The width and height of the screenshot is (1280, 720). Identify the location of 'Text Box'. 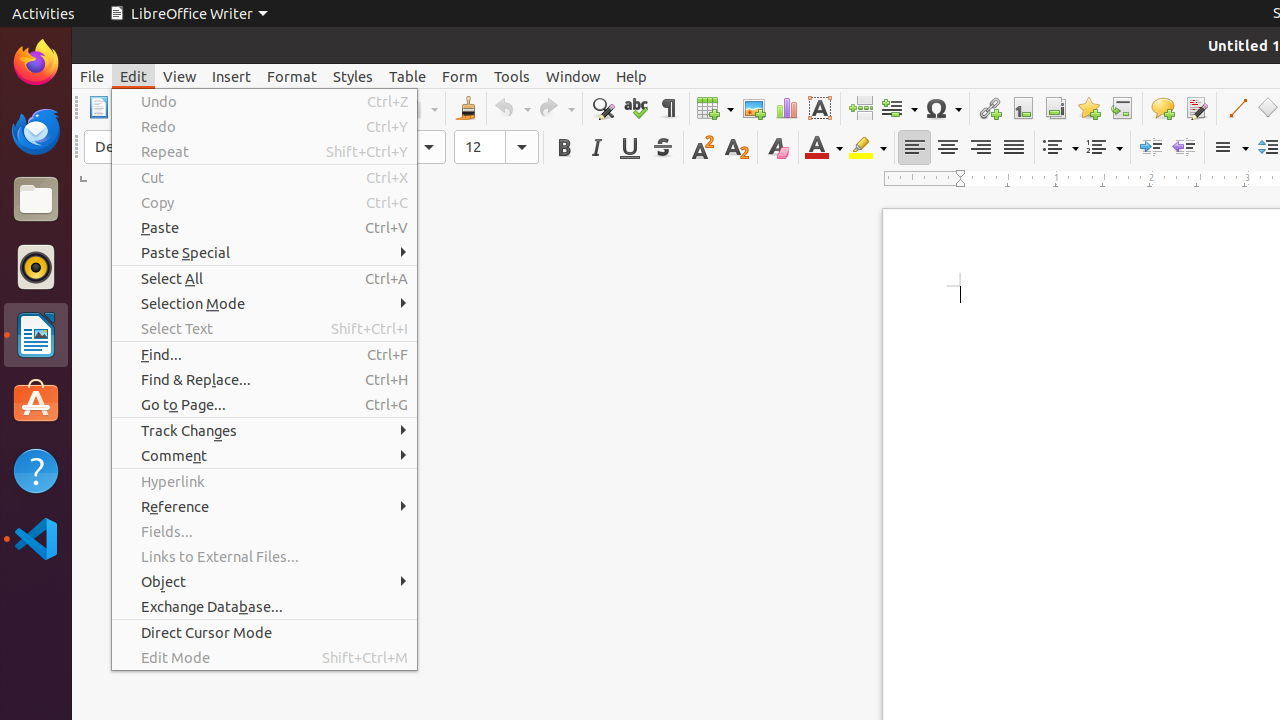
(819, 108).